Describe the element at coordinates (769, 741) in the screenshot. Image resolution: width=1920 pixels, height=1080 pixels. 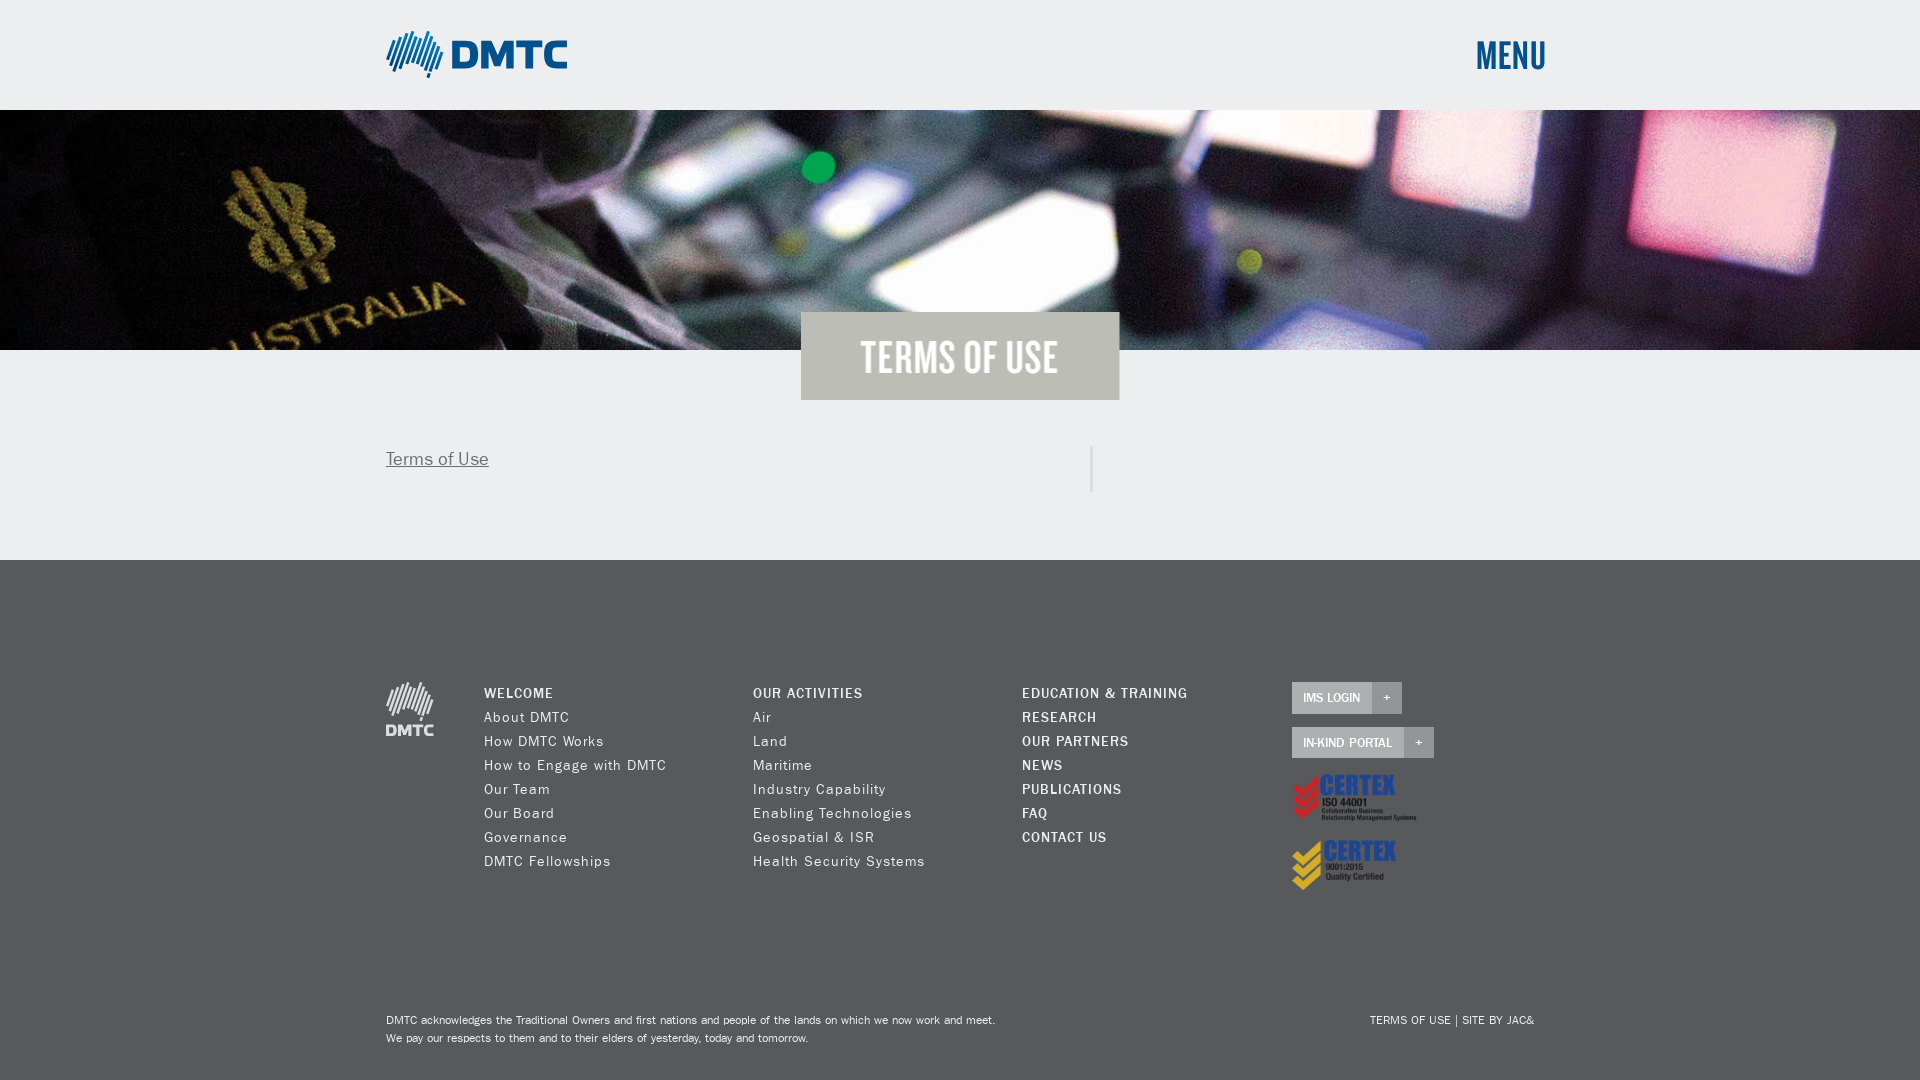
I see `'Land'` at that location.